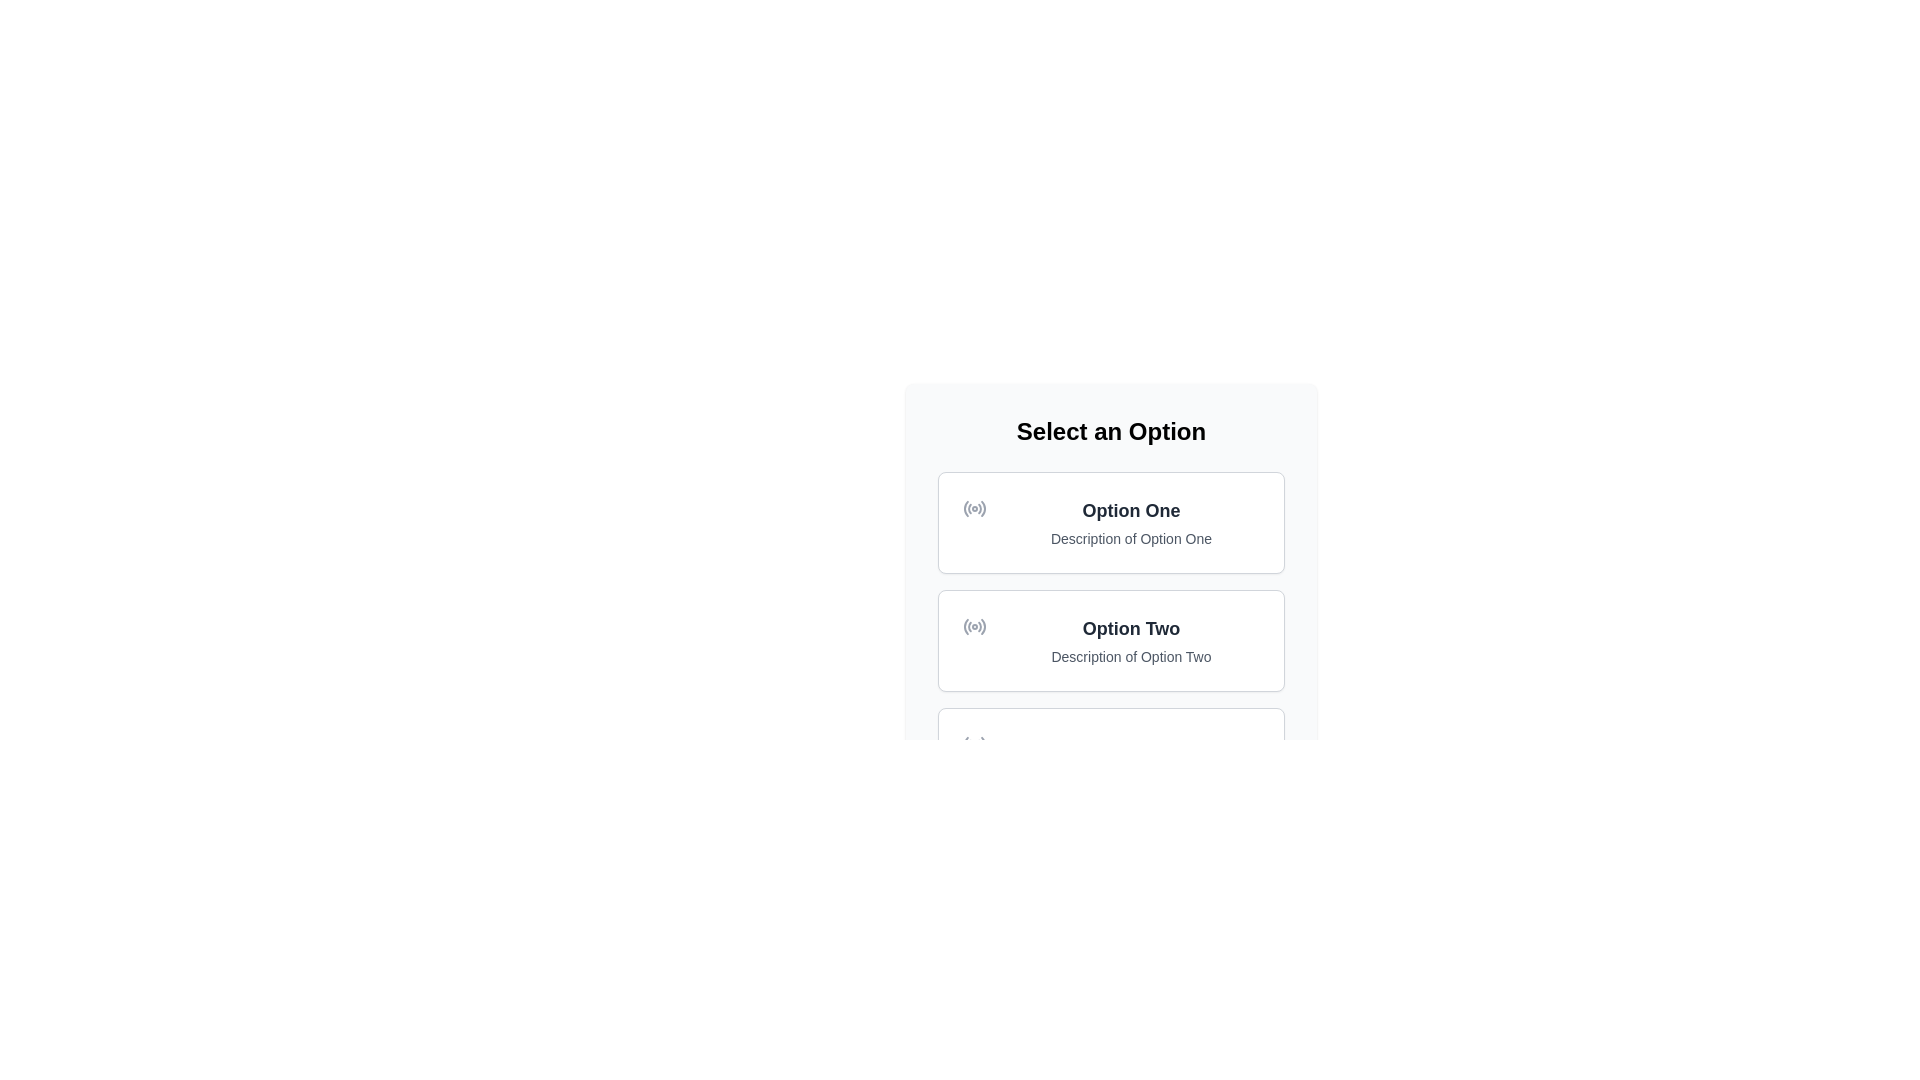  Describe the element at coordinates (1131, 640) in the screenshot. I see `text content of the selectable option labeled 'Option Two' located in the second item of a vertical list` at that location.